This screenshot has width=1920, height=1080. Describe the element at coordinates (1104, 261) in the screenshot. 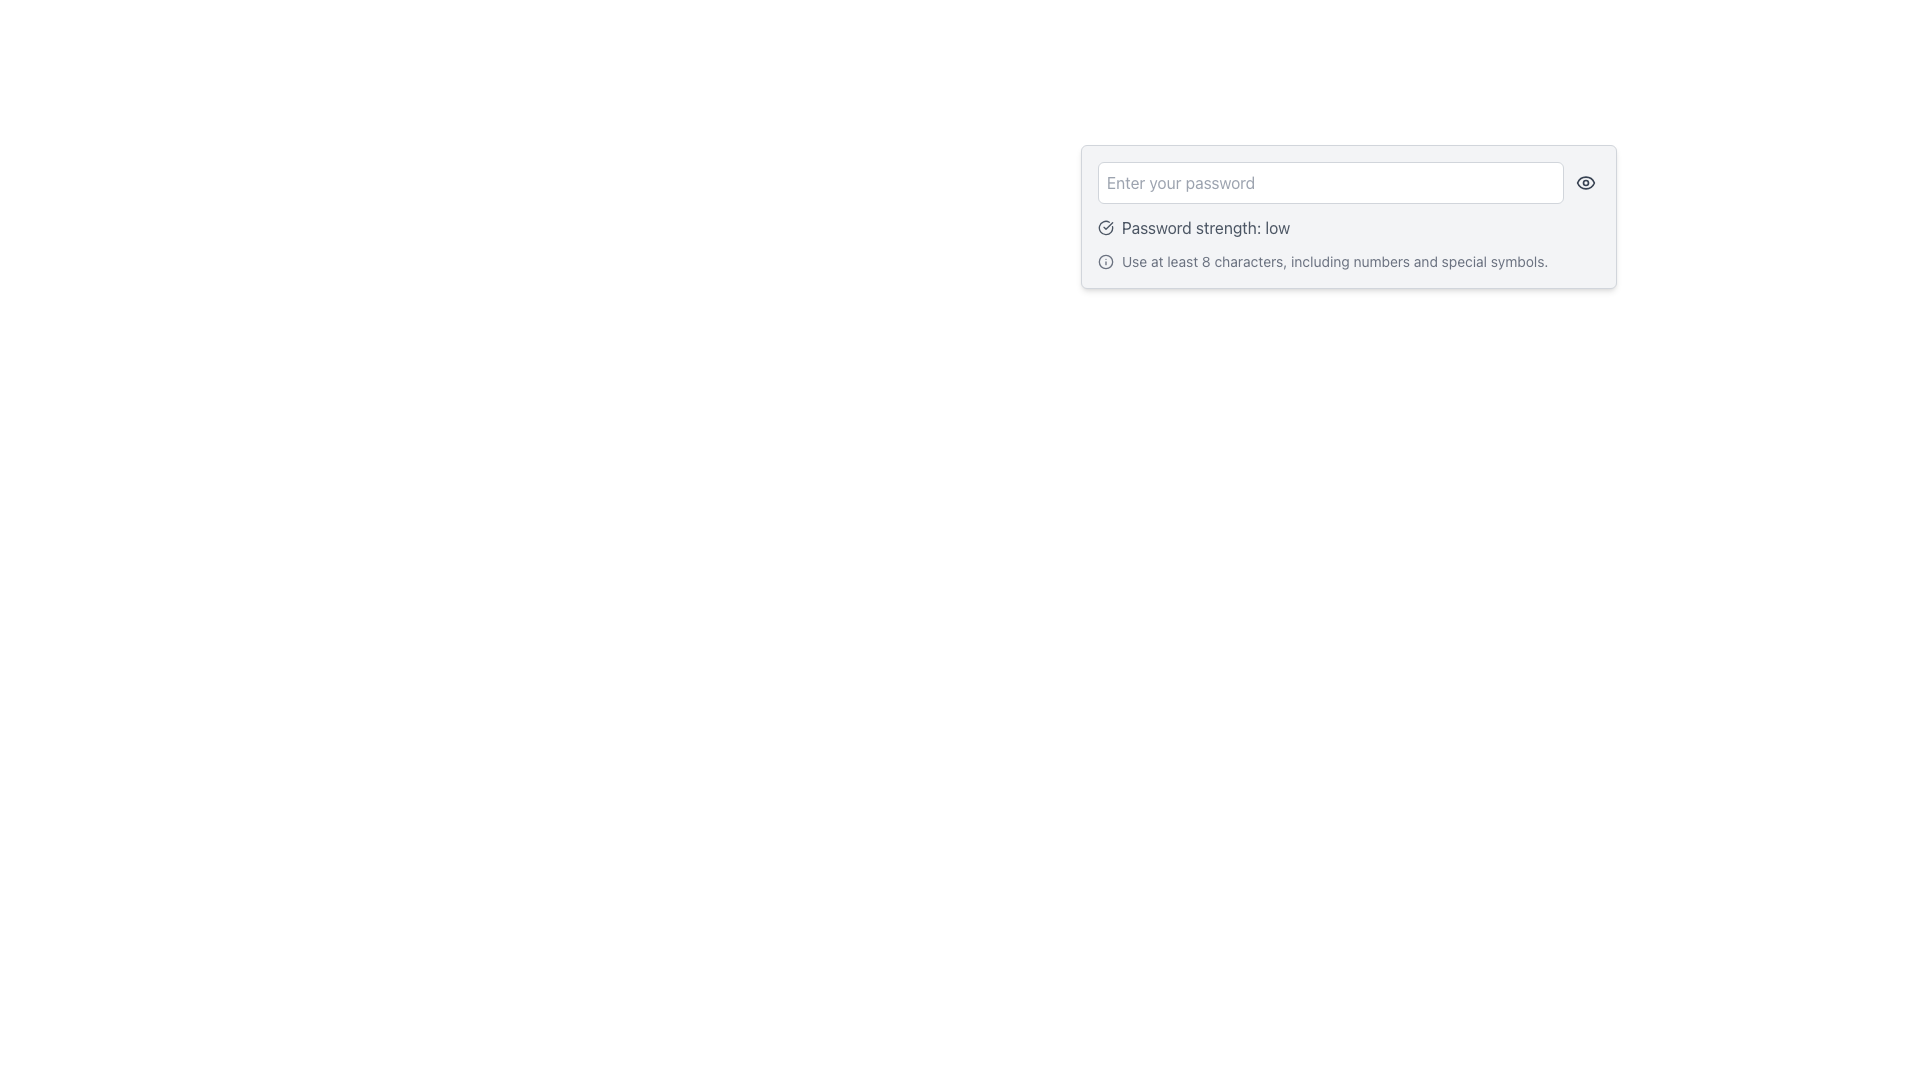

I see `the informational icon located at the bottom of the password input section, which indicates additional instructions or hints` at that location.